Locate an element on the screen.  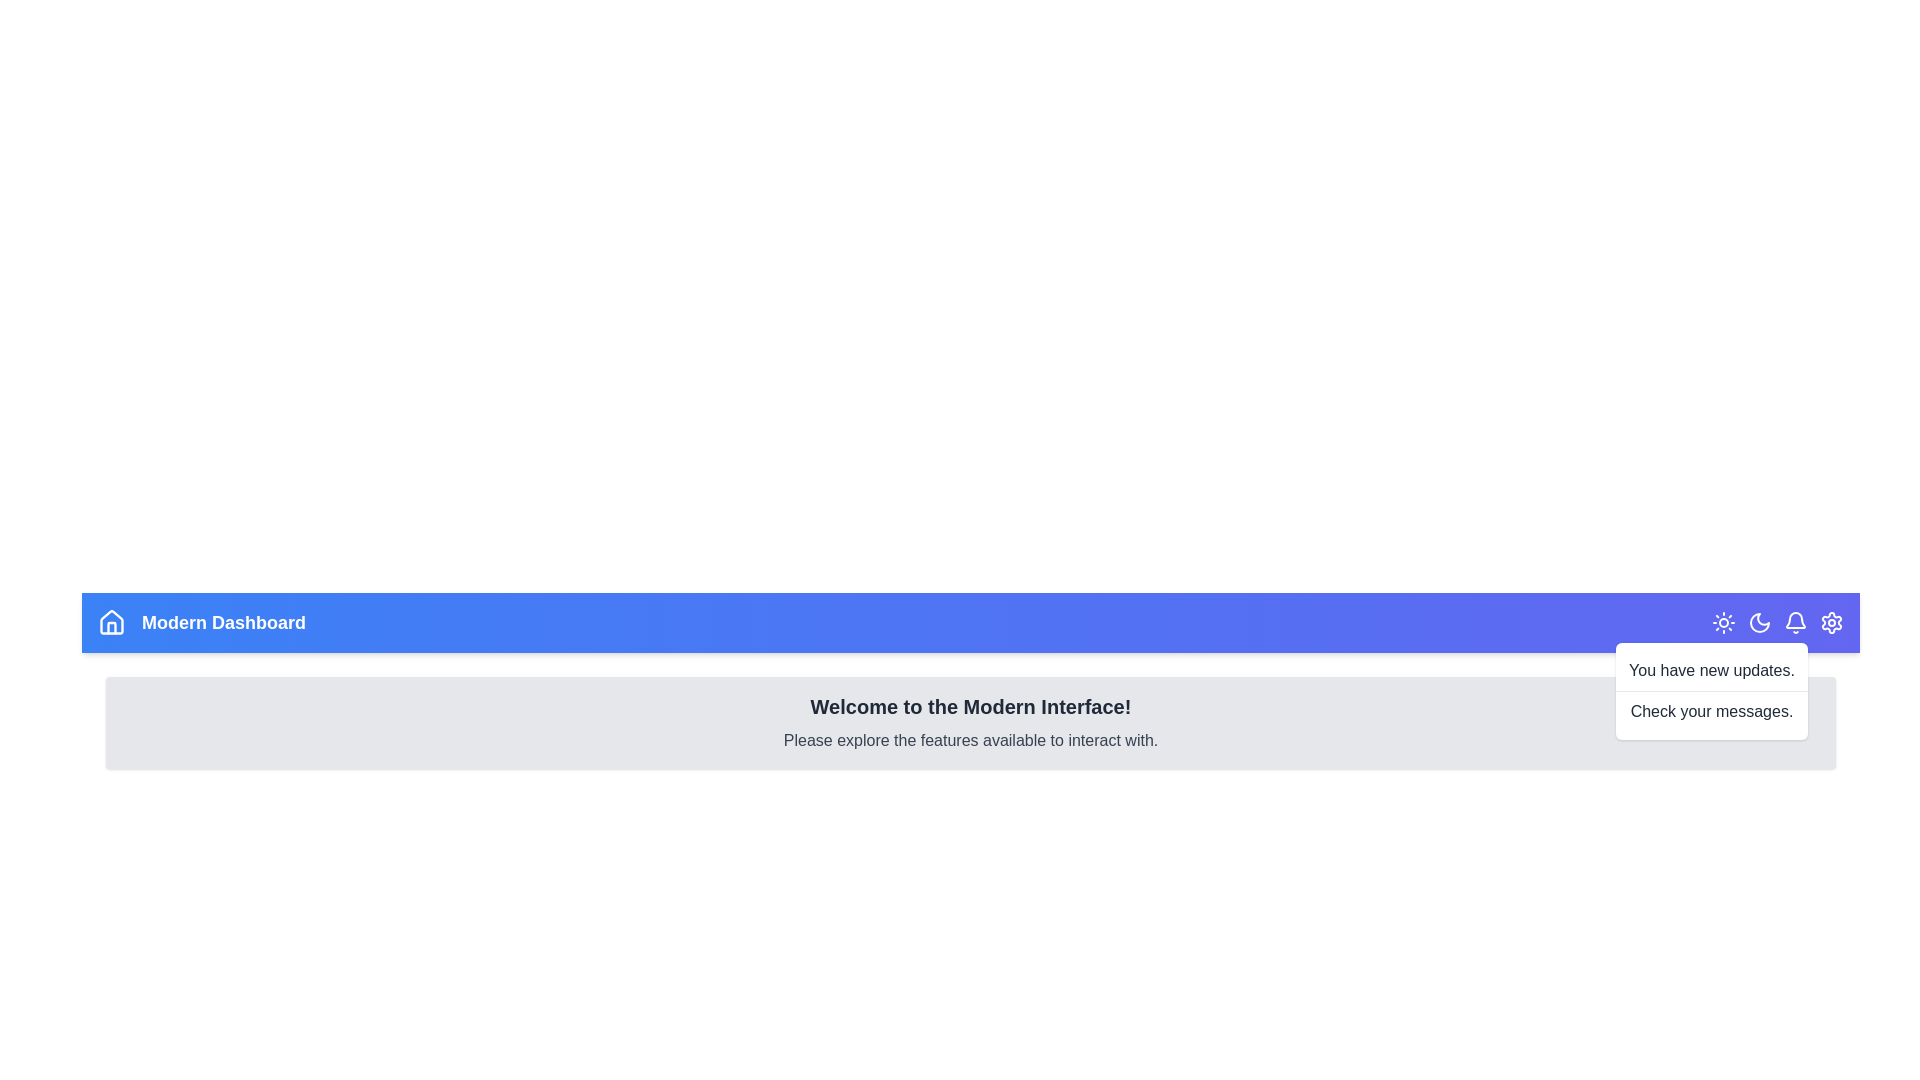
the settings icon to open the settings menu is located at coordinates (1832, 622).